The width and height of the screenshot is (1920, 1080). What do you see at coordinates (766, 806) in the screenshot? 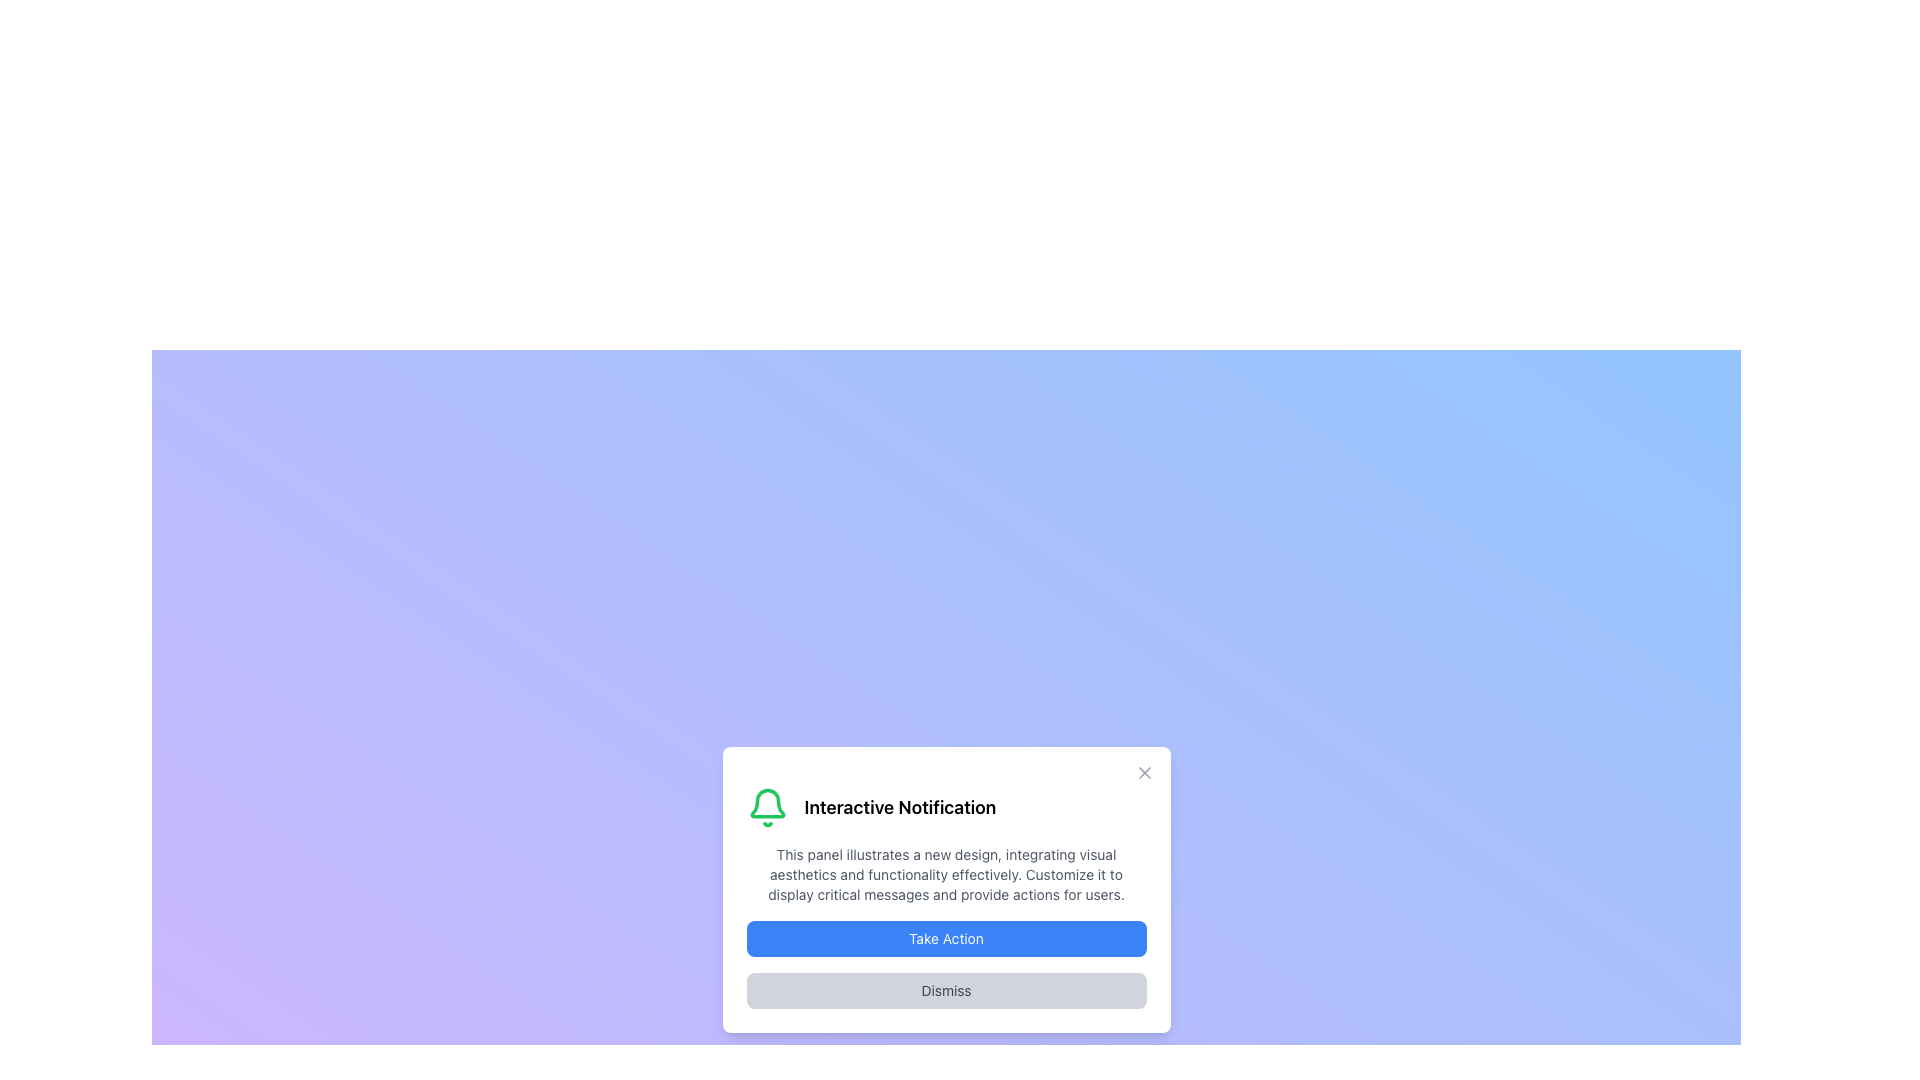
I see `the notification icon located at the far left of the card's header, next to the text 'Interactive Notification'` at bounding box center [766, 806].